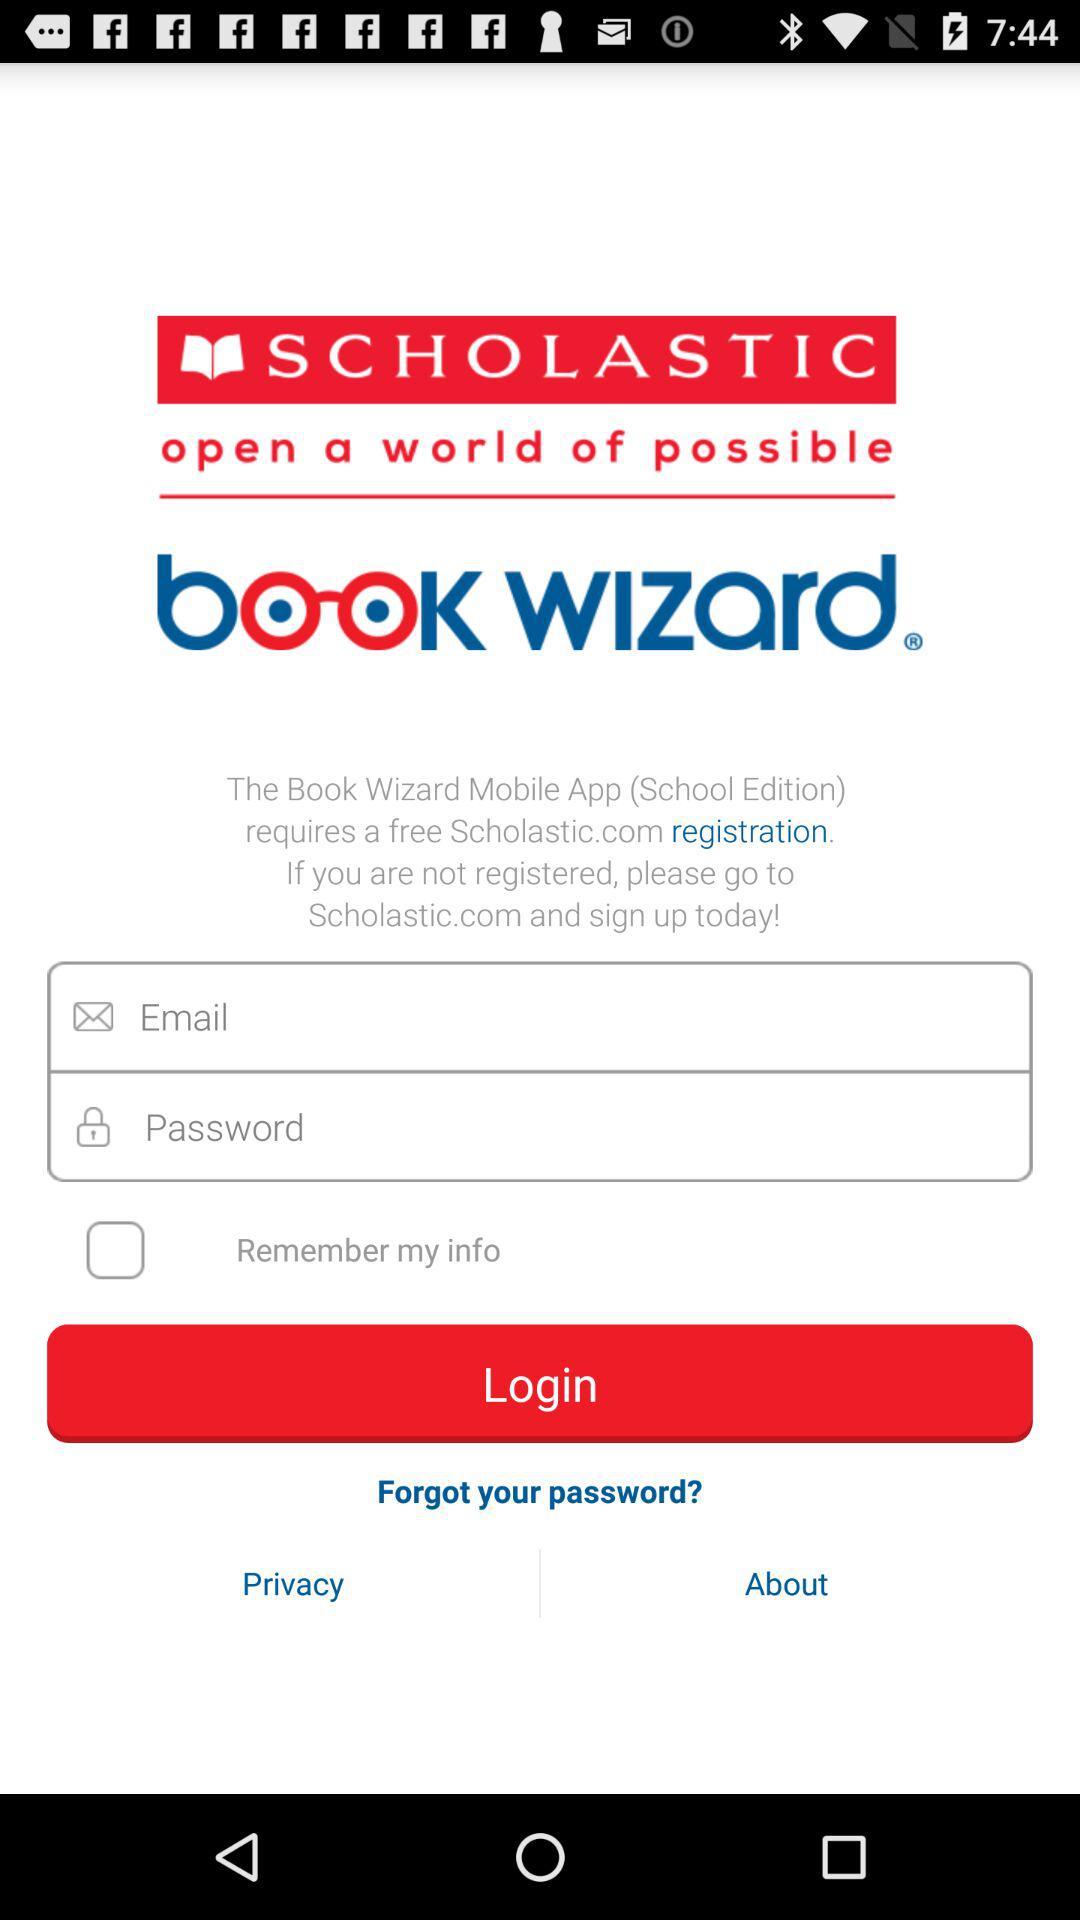  What do you see at coordinates (293, 1582) in the screenshot?
I see `the privacy icon` at bounding box center [293, 1582].